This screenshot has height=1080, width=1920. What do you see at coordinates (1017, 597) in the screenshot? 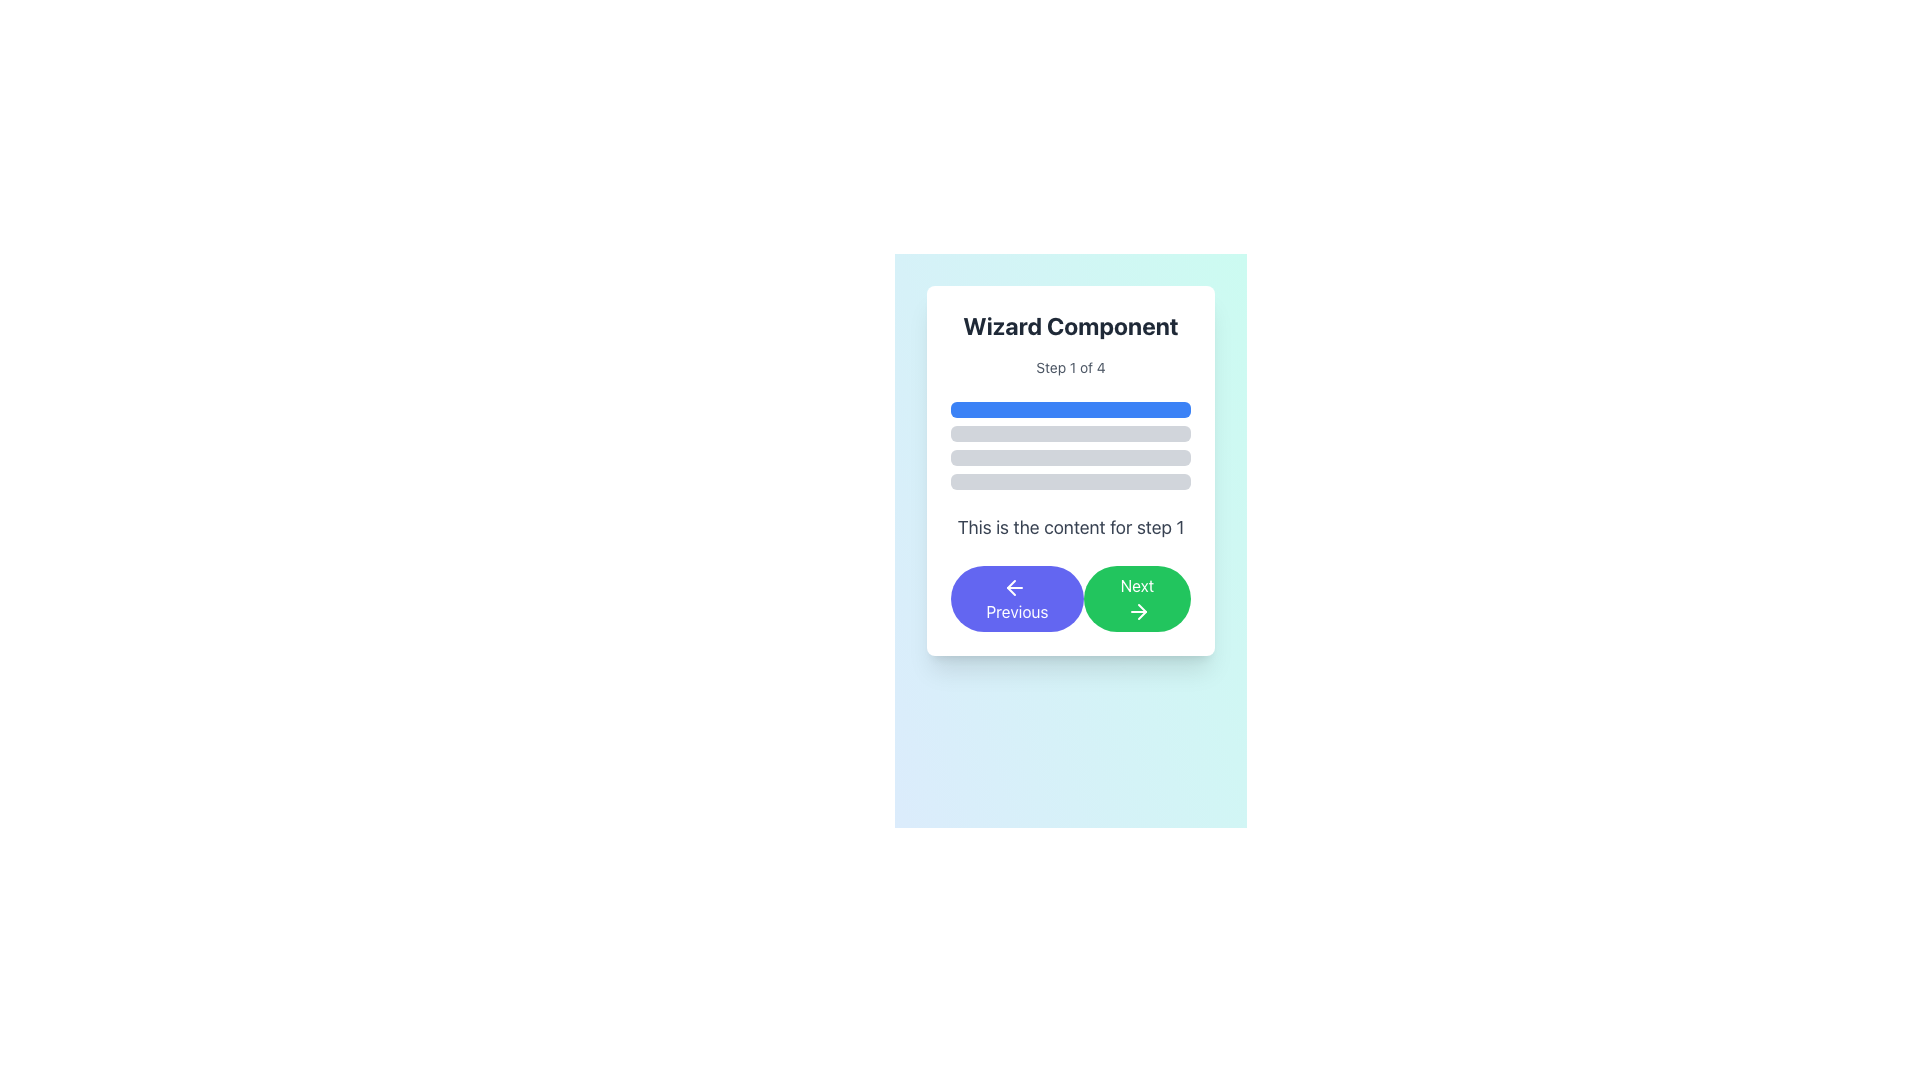
I see `the 'Previous' button with a rounded shape and purple background to change its background color to a darker purple` at bounding box center [1017, 597].